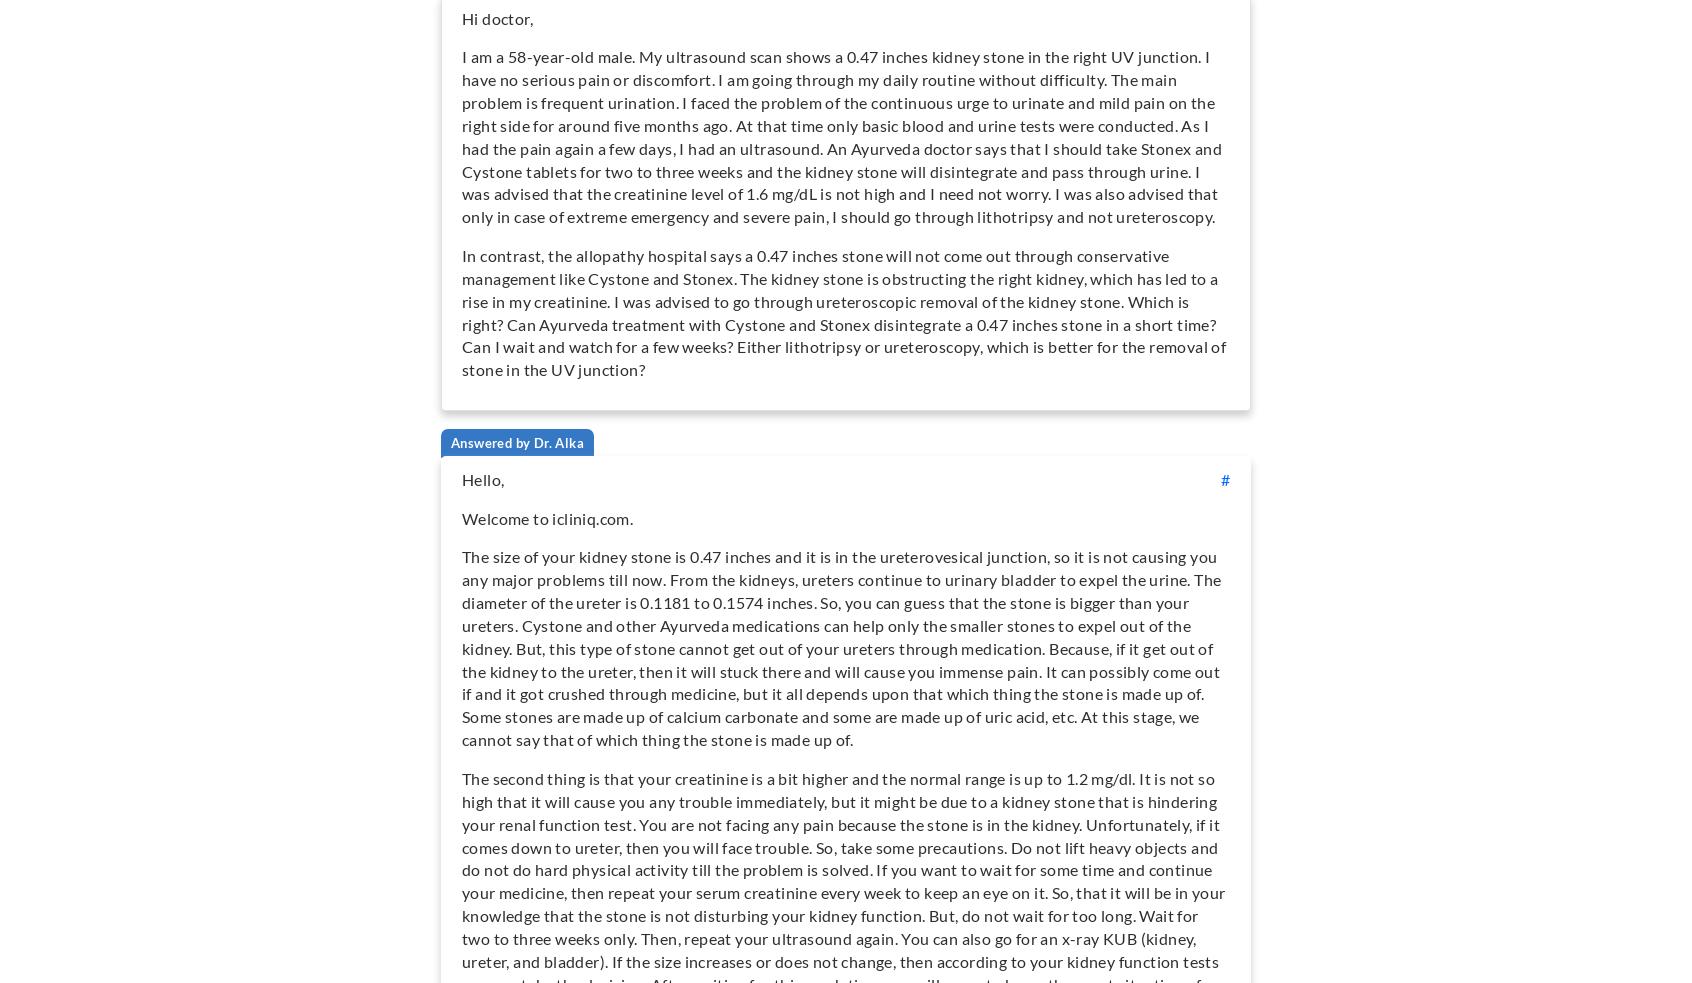 This screenshot has height=983, width=1692. What do you see at coordinates (407, 340) in the screenshot?
I see `'specialties we cover'` at bounding box center [407, 340].